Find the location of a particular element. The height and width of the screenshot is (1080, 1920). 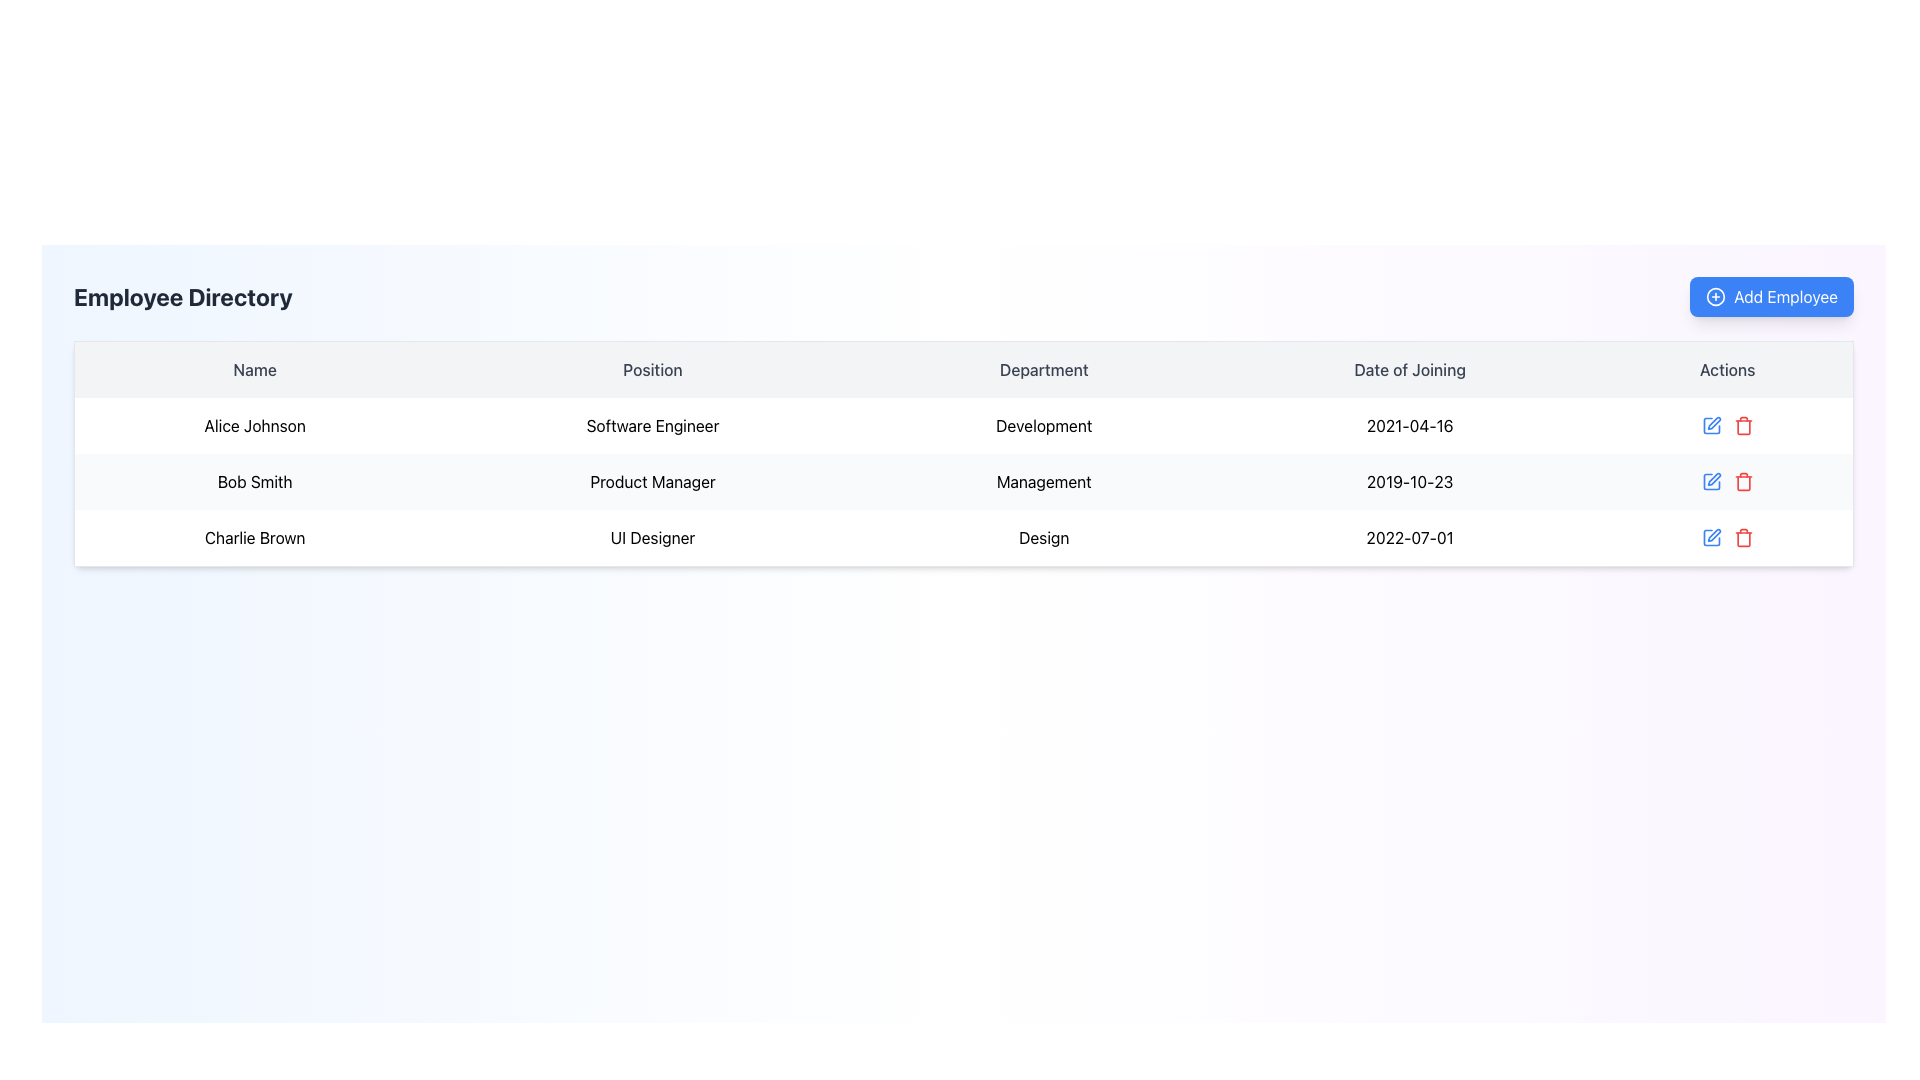

the header text label indicating joining dates, which is the fourth column in the table header, located between 'Department' and 'Actions' is located at coordinates (1409, 369).